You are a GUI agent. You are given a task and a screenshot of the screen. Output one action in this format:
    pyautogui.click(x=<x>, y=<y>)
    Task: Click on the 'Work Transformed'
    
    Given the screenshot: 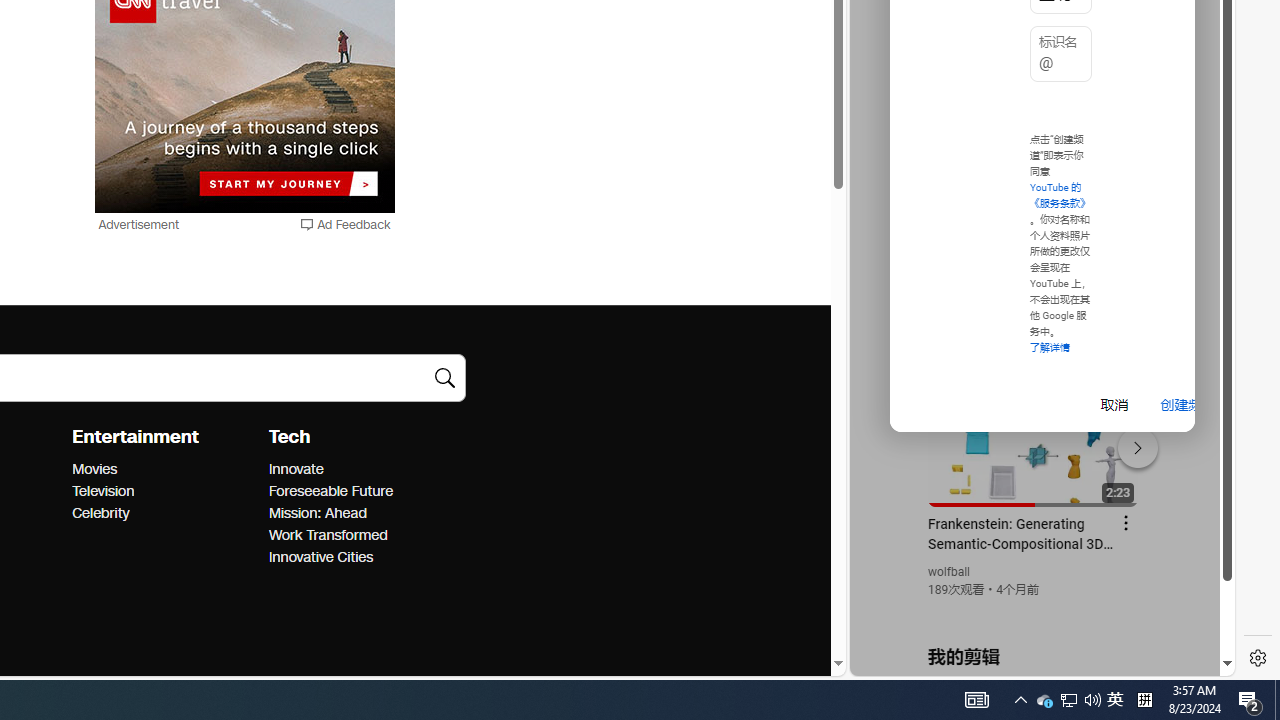 What is the action you would take?
    pyautogui.click(x=360, y=535)
    